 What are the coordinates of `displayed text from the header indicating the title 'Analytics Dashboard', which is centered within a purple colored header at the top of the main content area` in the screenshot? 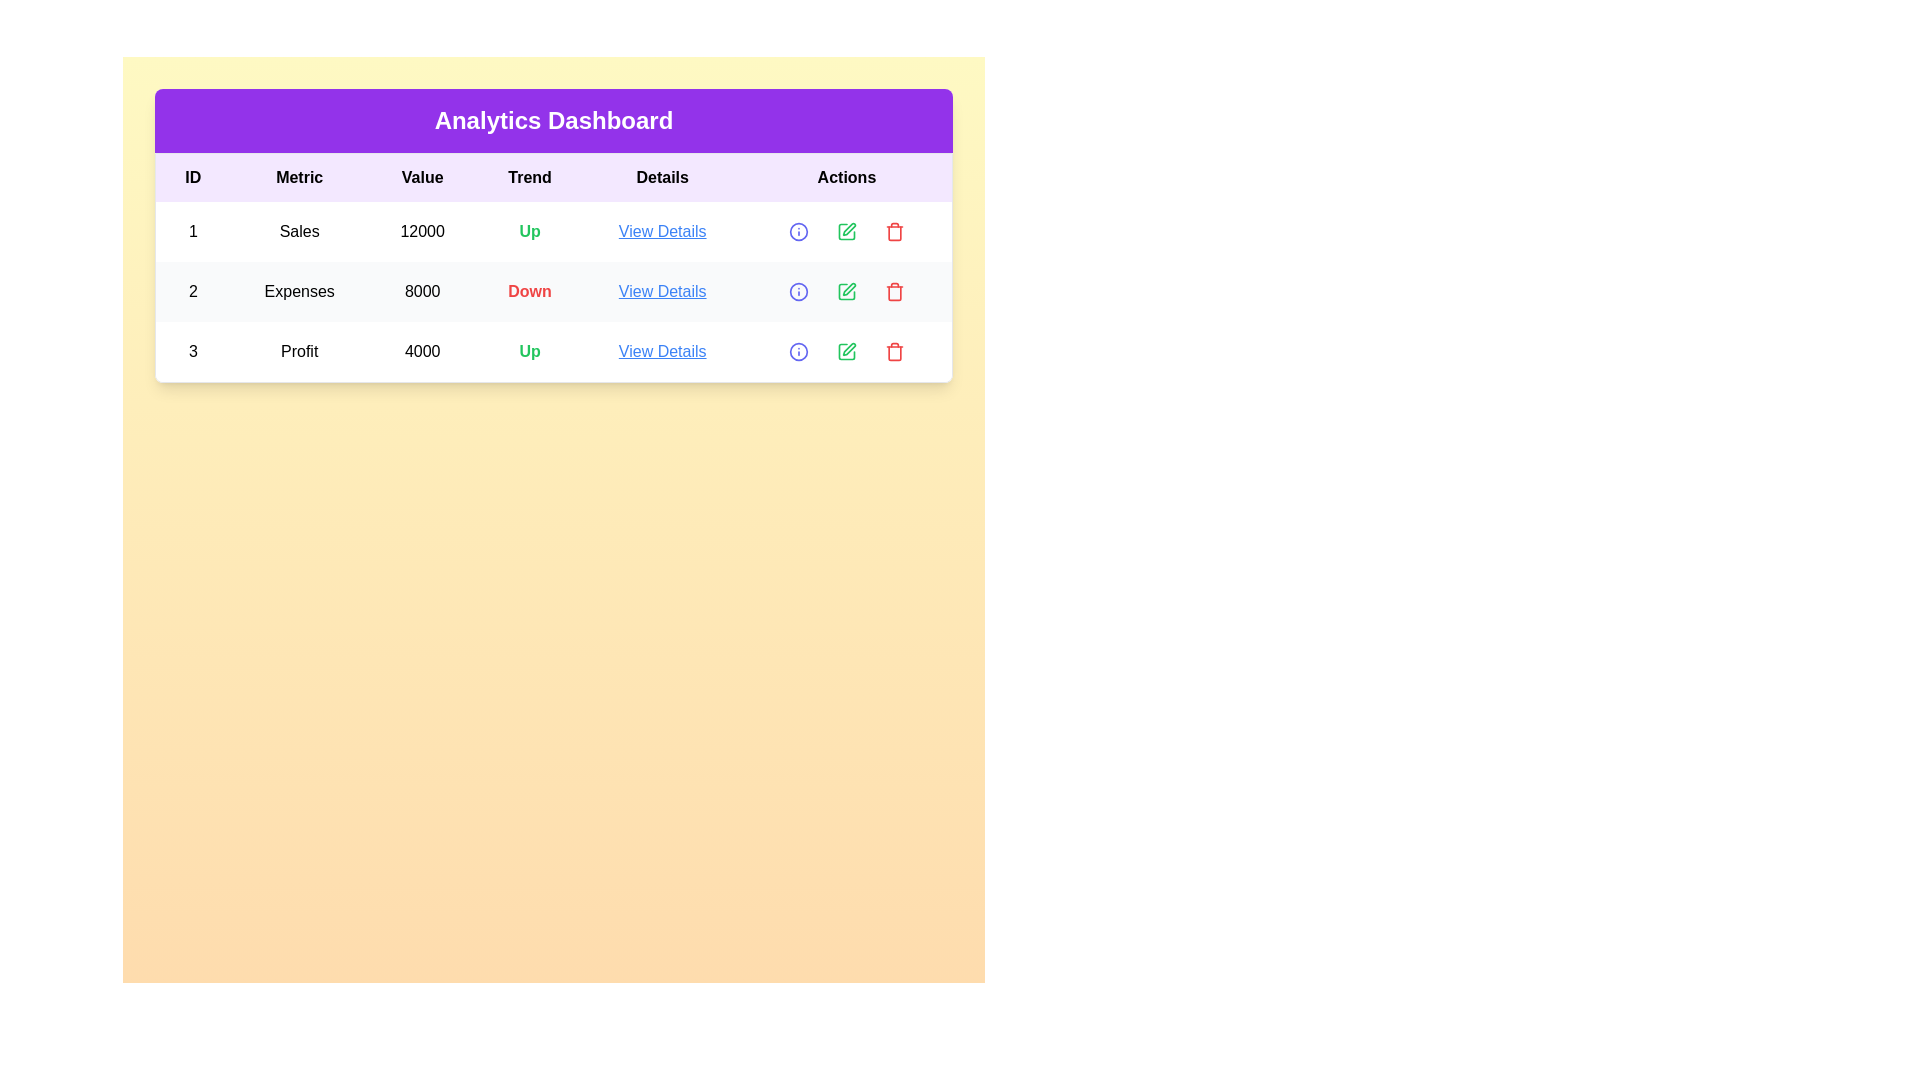 It's located at (553, 120).